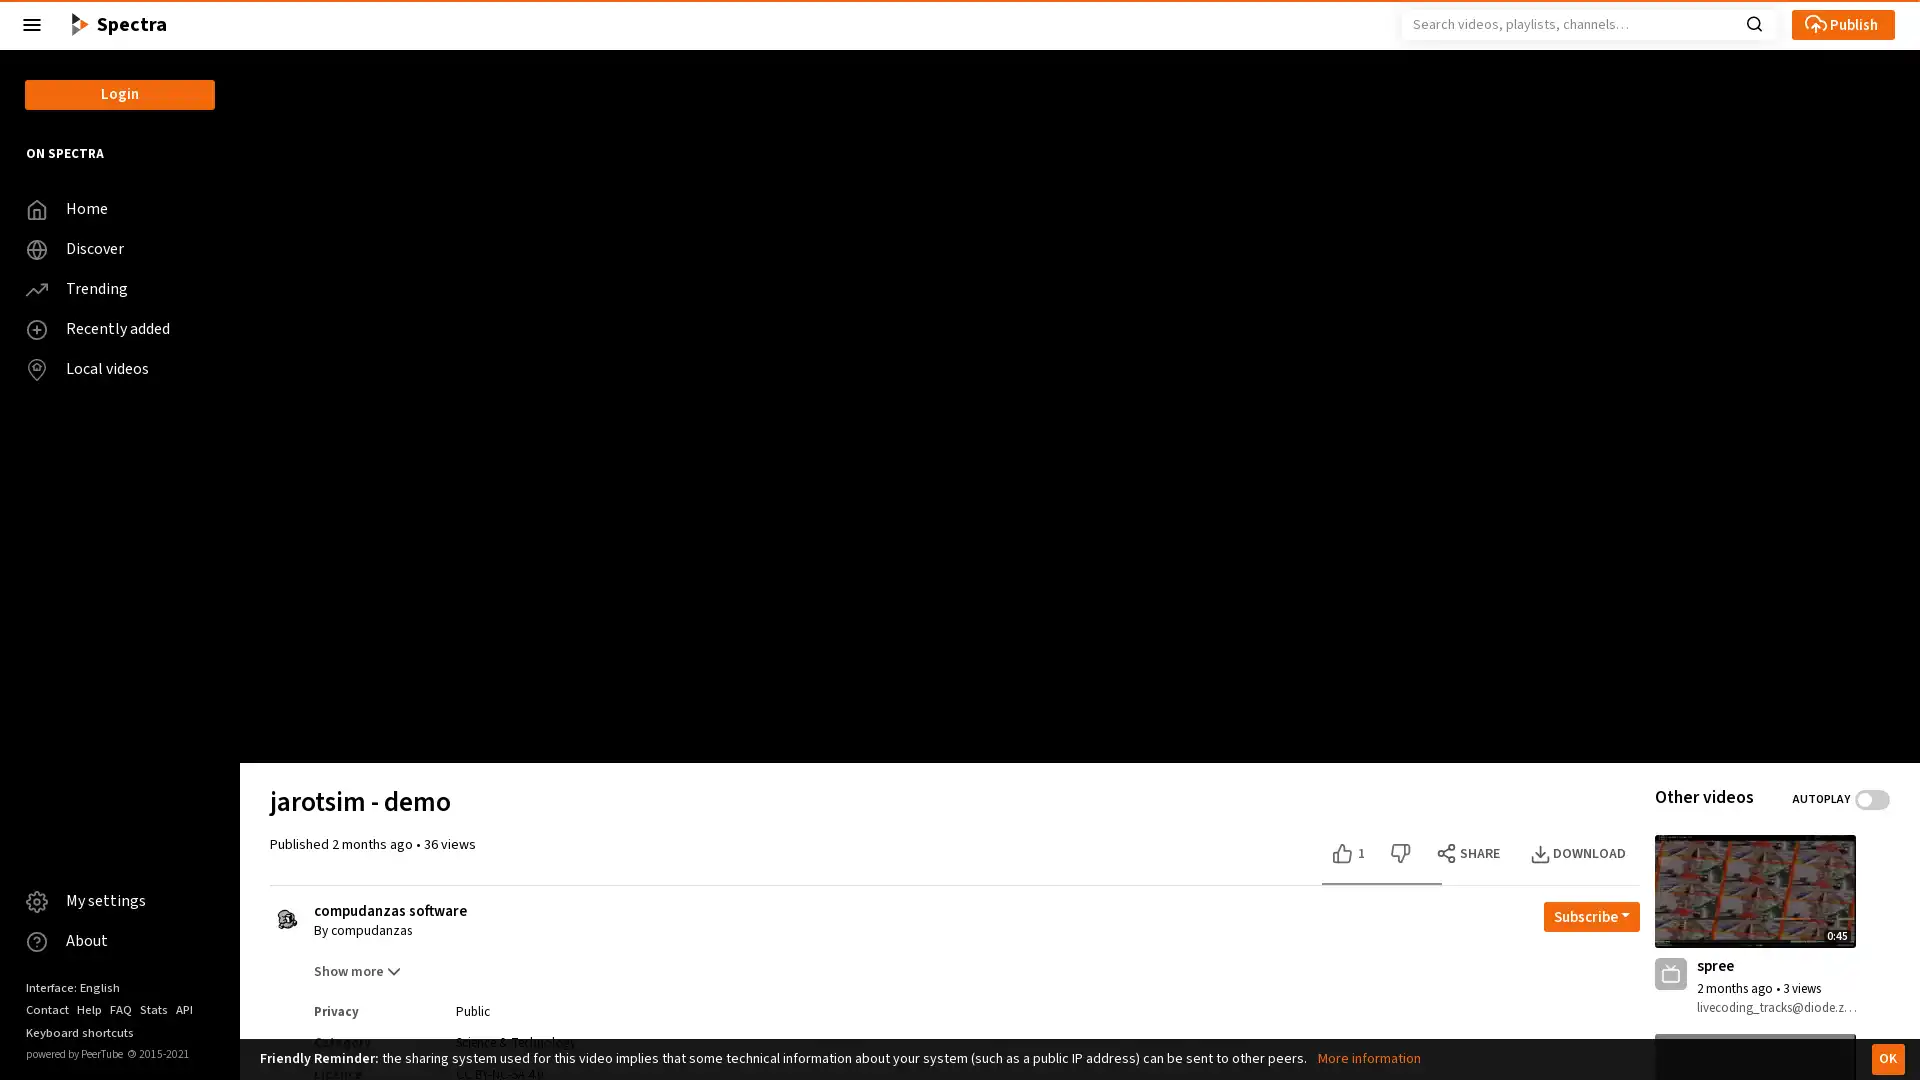  Describe the element at coordinates (1350, 853) in the screenshot. I see `Like this video` at that location.